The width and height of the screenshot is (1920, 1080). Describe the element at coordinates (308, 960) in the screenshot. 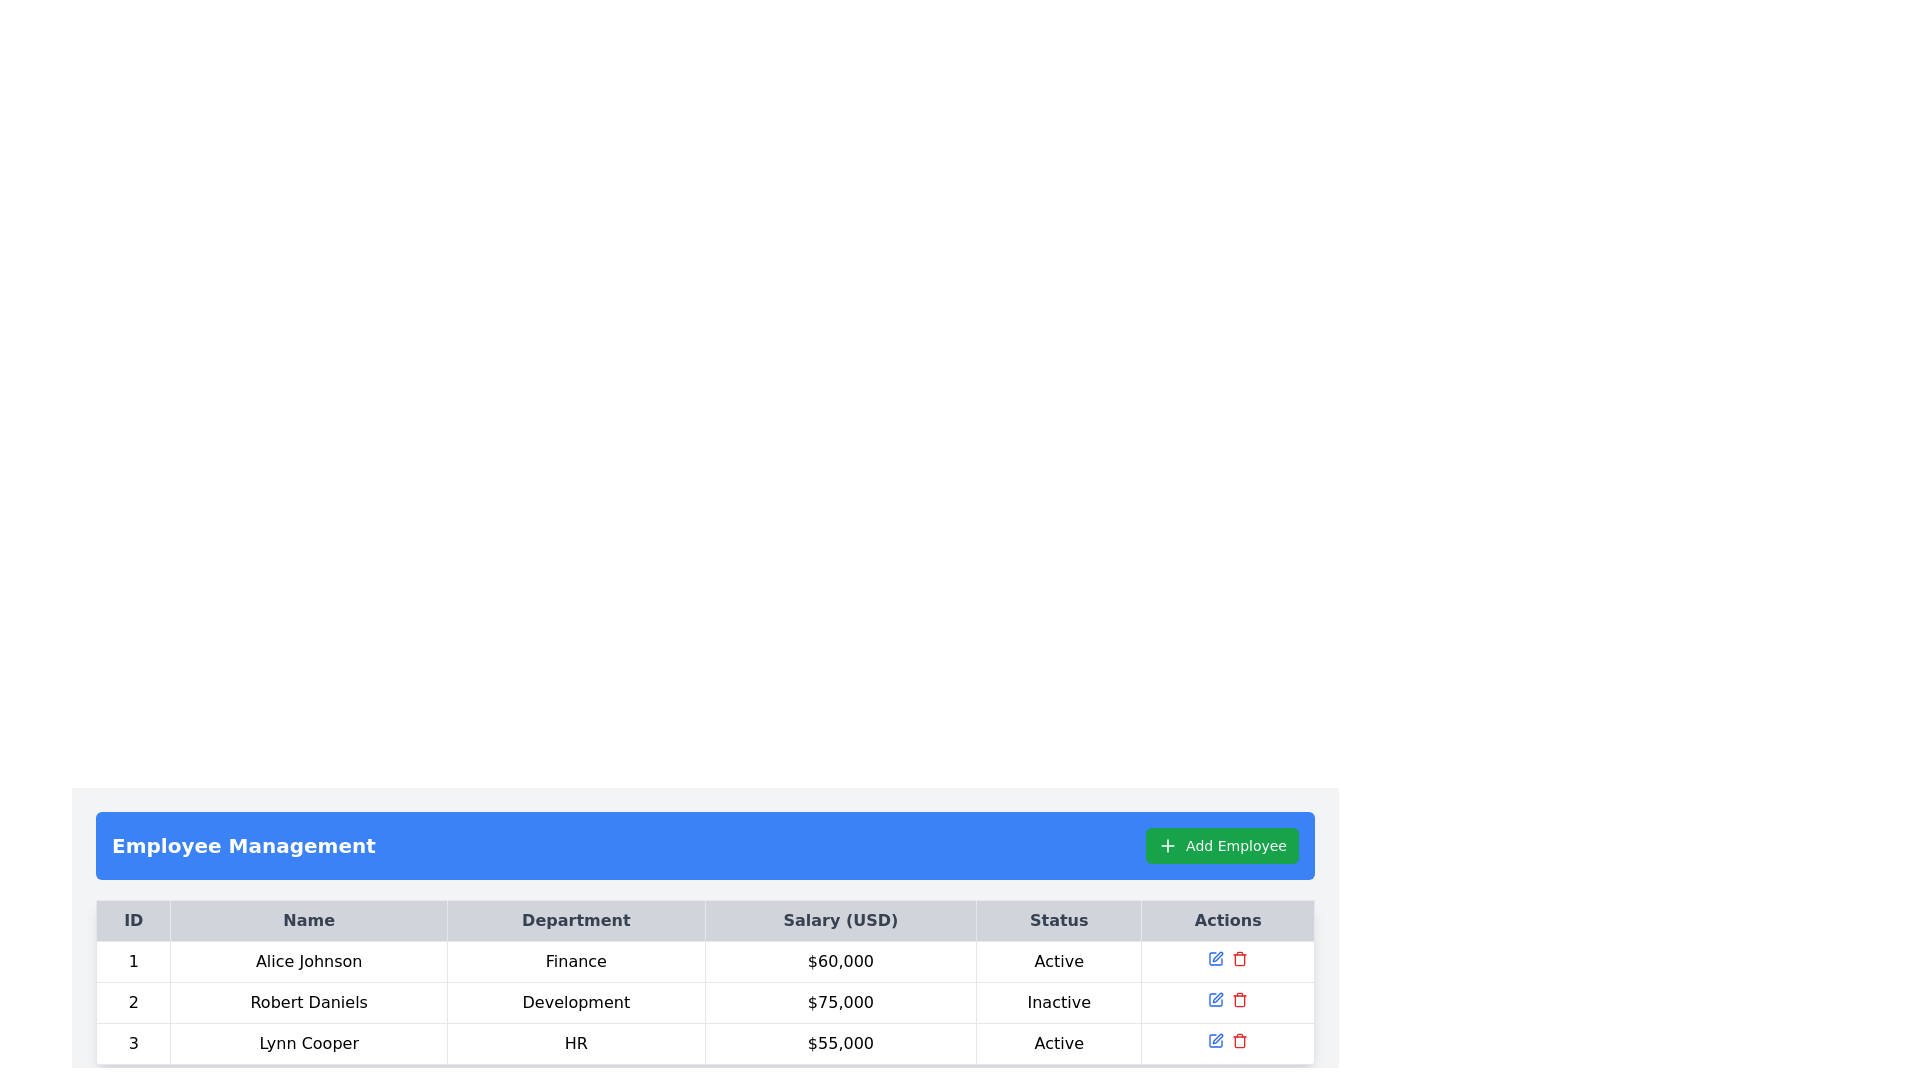

I see `the text 'Alice Johnson' displayed in the second cell of the first row in the table under the 'Name' column` at that location.